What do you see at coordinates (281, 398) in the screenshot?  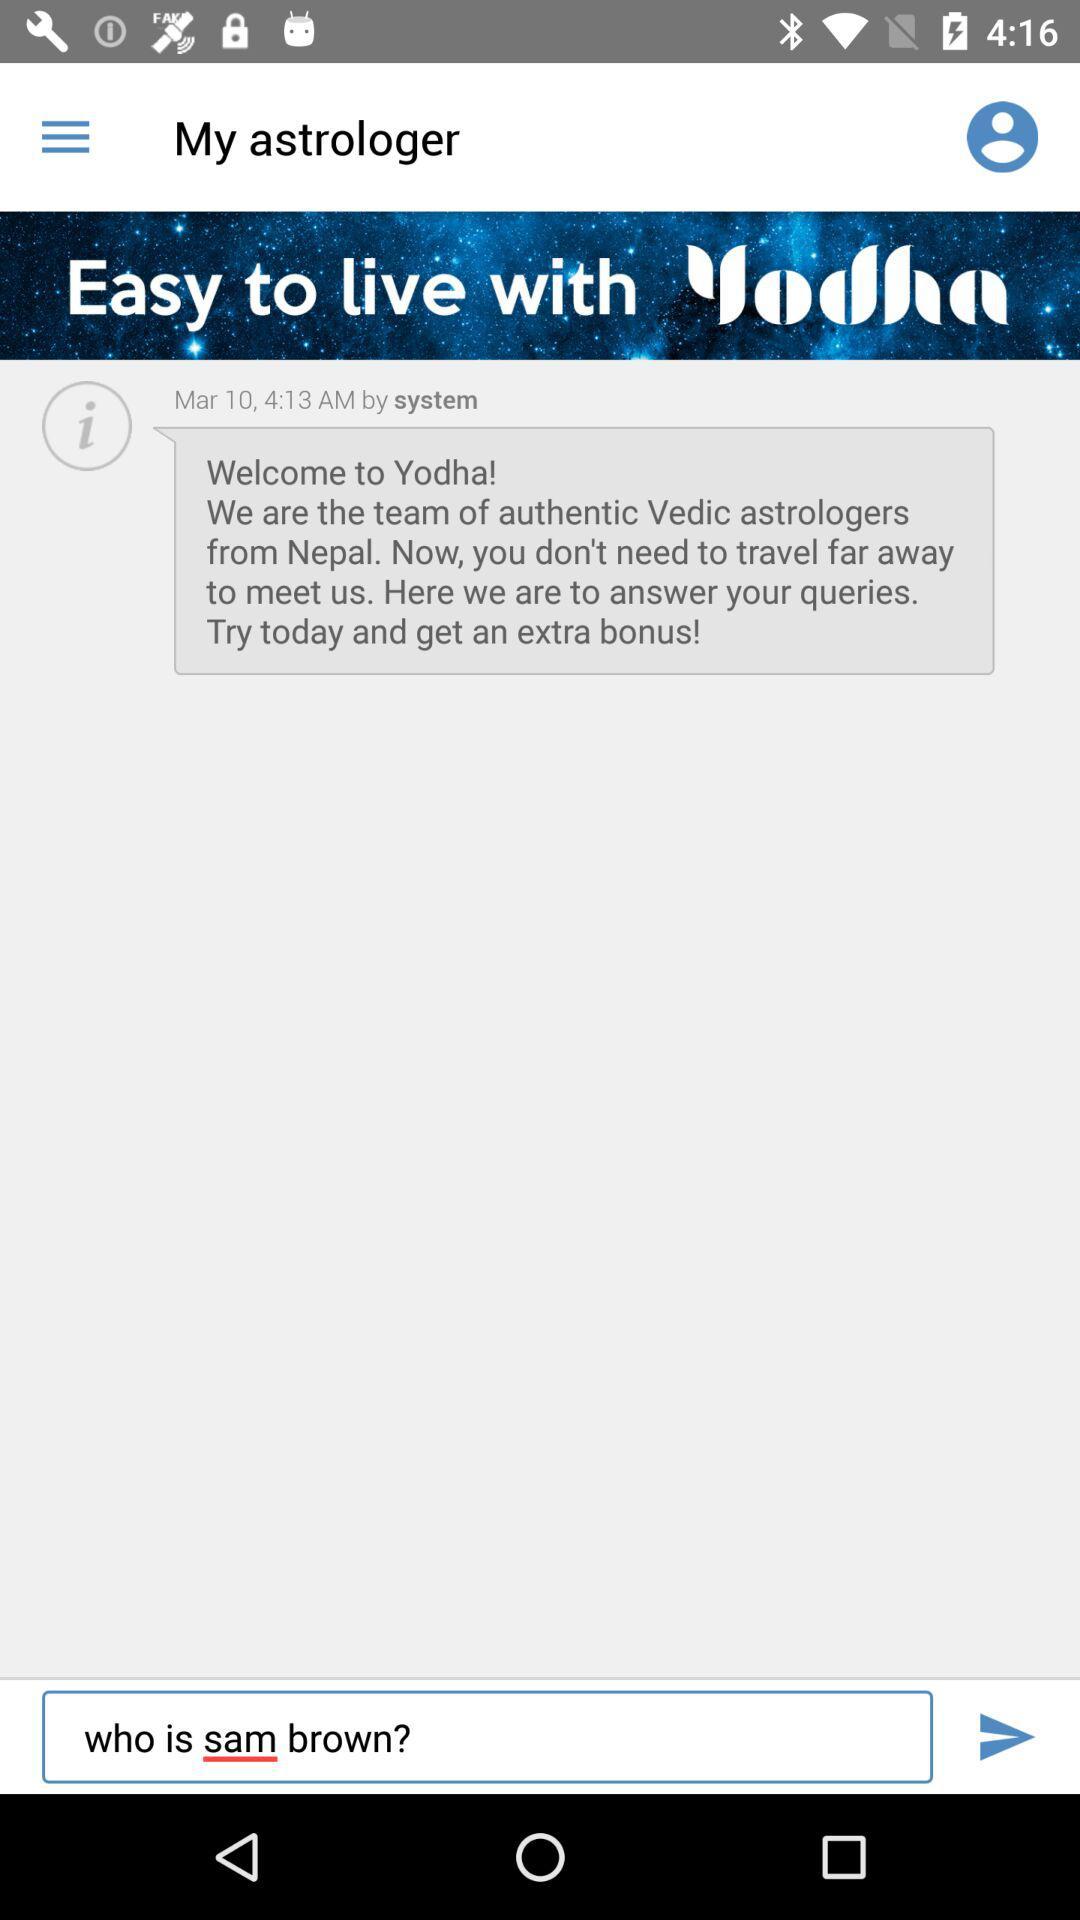 I see `mar 10 4 item` at bounding box center [281, 398].